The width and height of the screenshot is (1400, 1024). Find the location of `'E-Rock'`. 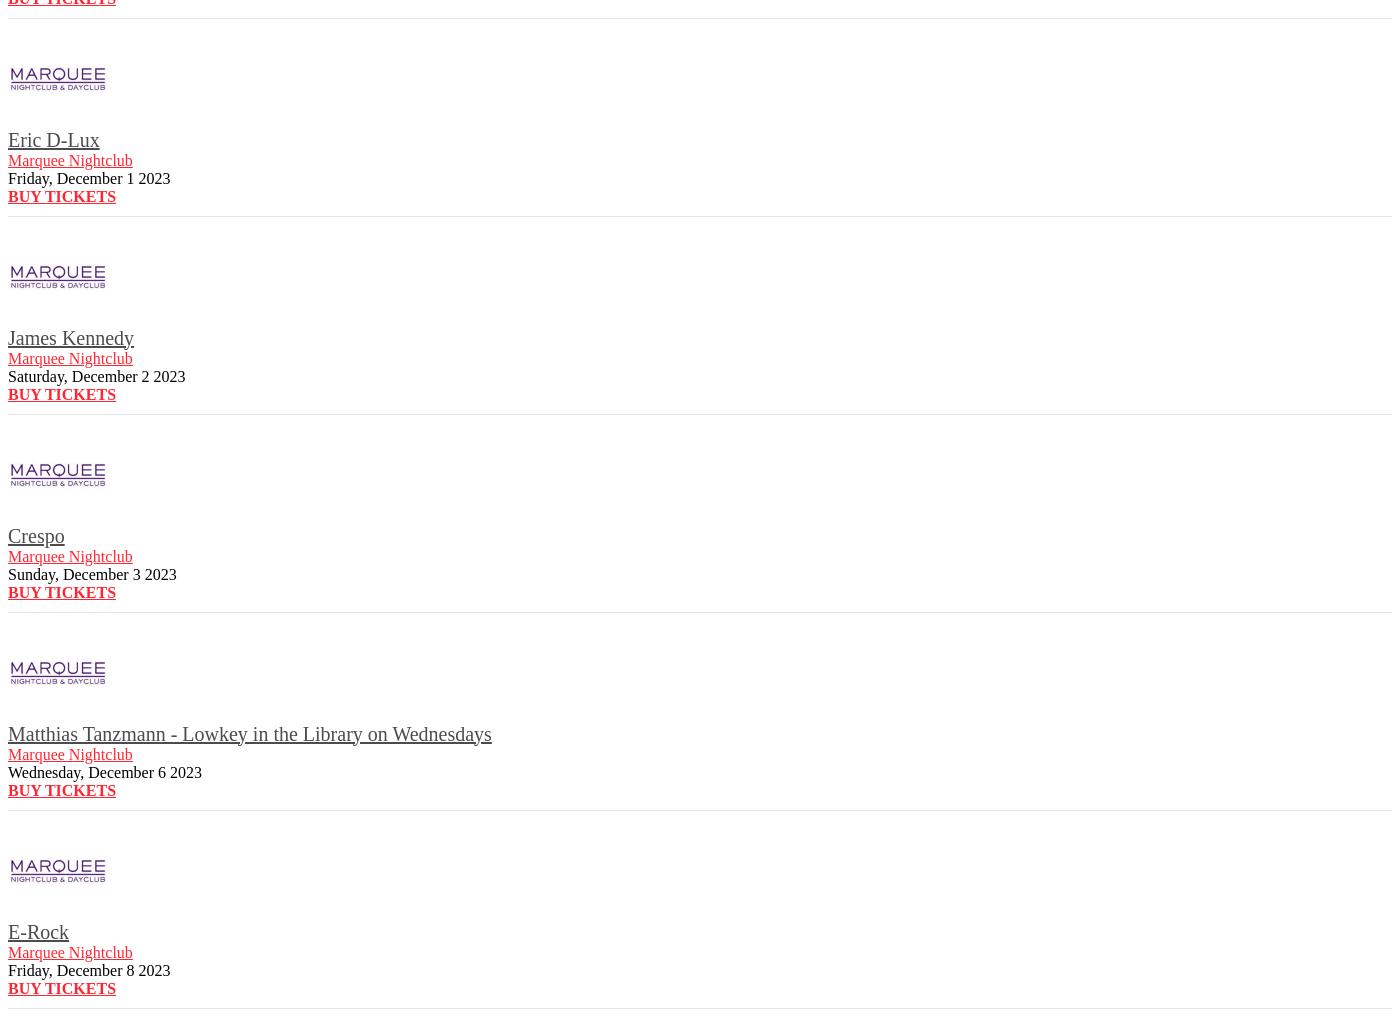

'E-Rock' is located at coordinates (38, 930).